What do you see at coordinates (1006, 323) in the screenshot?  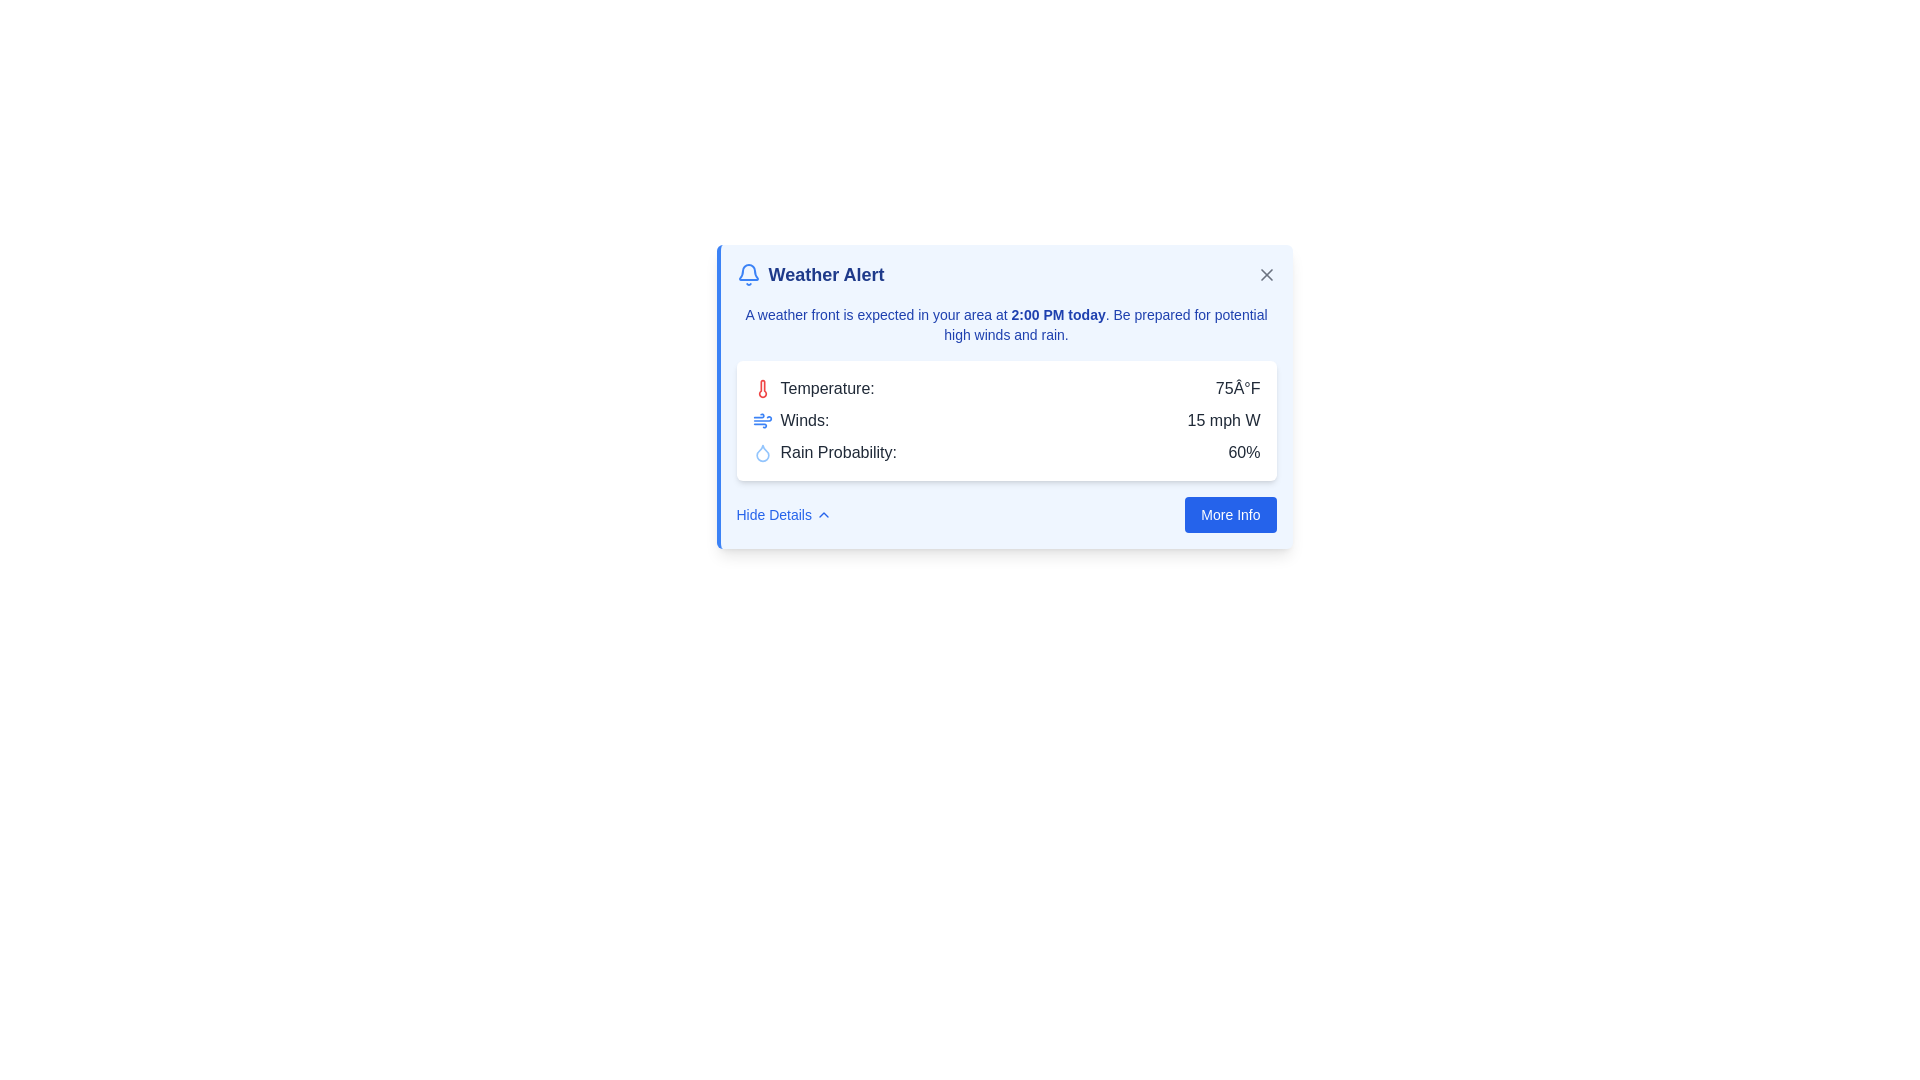 I see `the weather alert message displayed in a smaller blue font with an emphasized bold part, located beneath the 'Weather Alert' heading` at bounding box center [1006, 323].